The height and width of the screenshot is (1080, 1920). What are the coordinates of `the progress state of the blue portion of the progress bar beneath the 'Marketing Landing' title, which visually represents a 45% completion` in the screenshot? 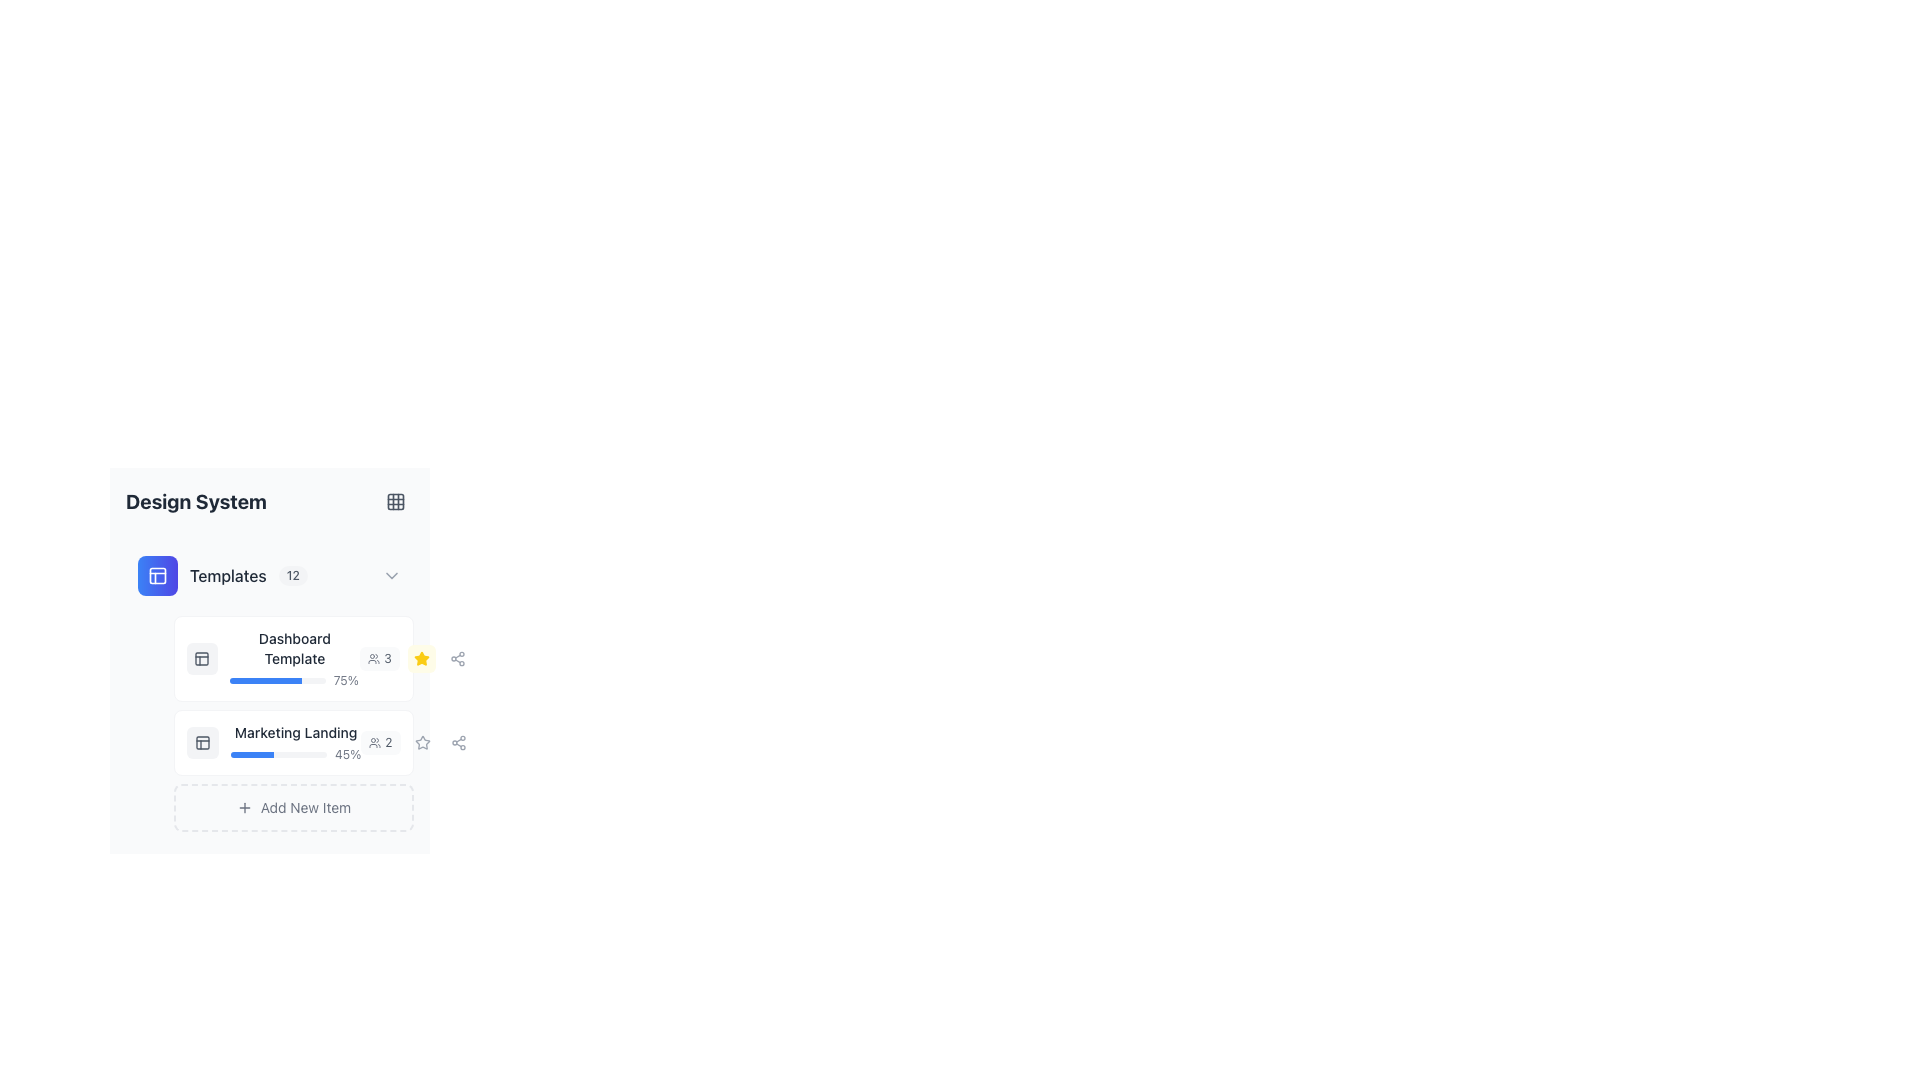 It's located at (251, 755).